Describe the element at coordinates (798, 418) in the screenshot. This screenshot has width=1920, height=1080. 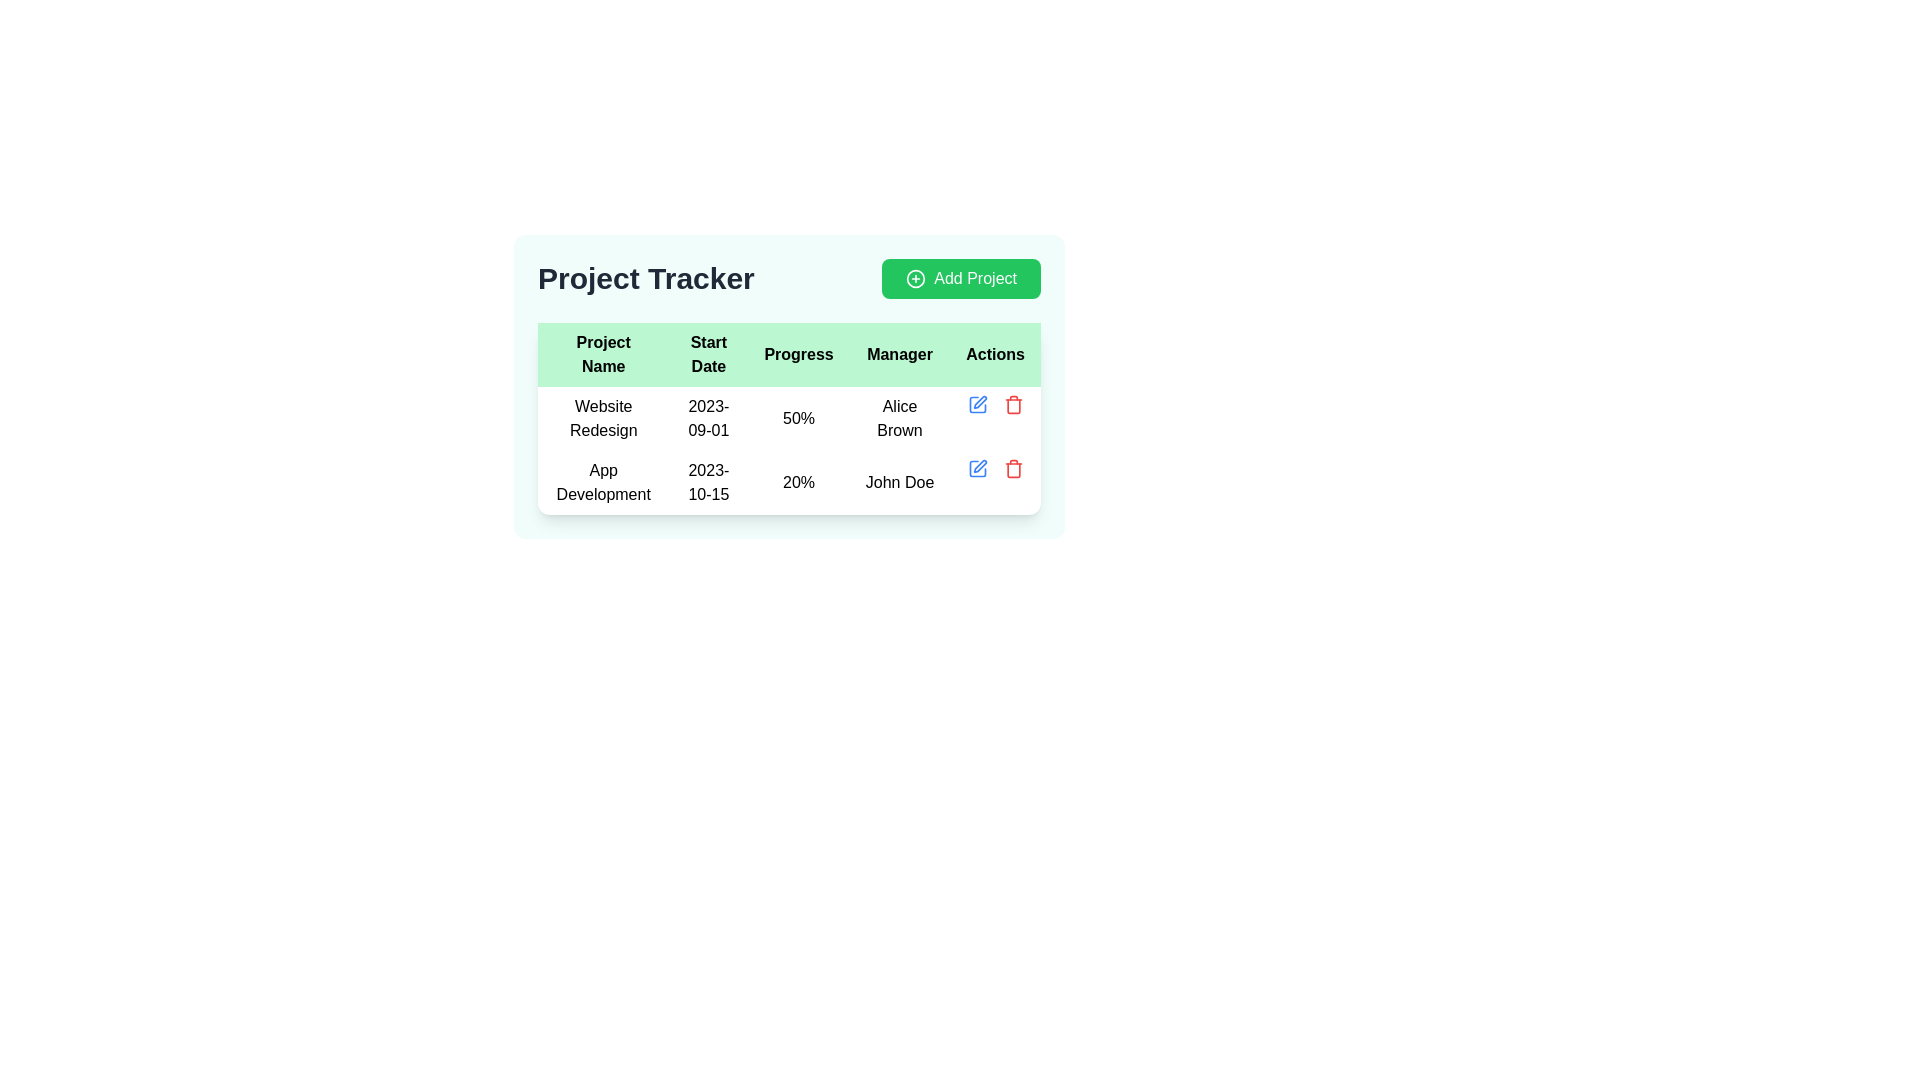
I see `the text display showing '50%' in bold black font, located in the 'Progress' column of the first row in the table` at that location.